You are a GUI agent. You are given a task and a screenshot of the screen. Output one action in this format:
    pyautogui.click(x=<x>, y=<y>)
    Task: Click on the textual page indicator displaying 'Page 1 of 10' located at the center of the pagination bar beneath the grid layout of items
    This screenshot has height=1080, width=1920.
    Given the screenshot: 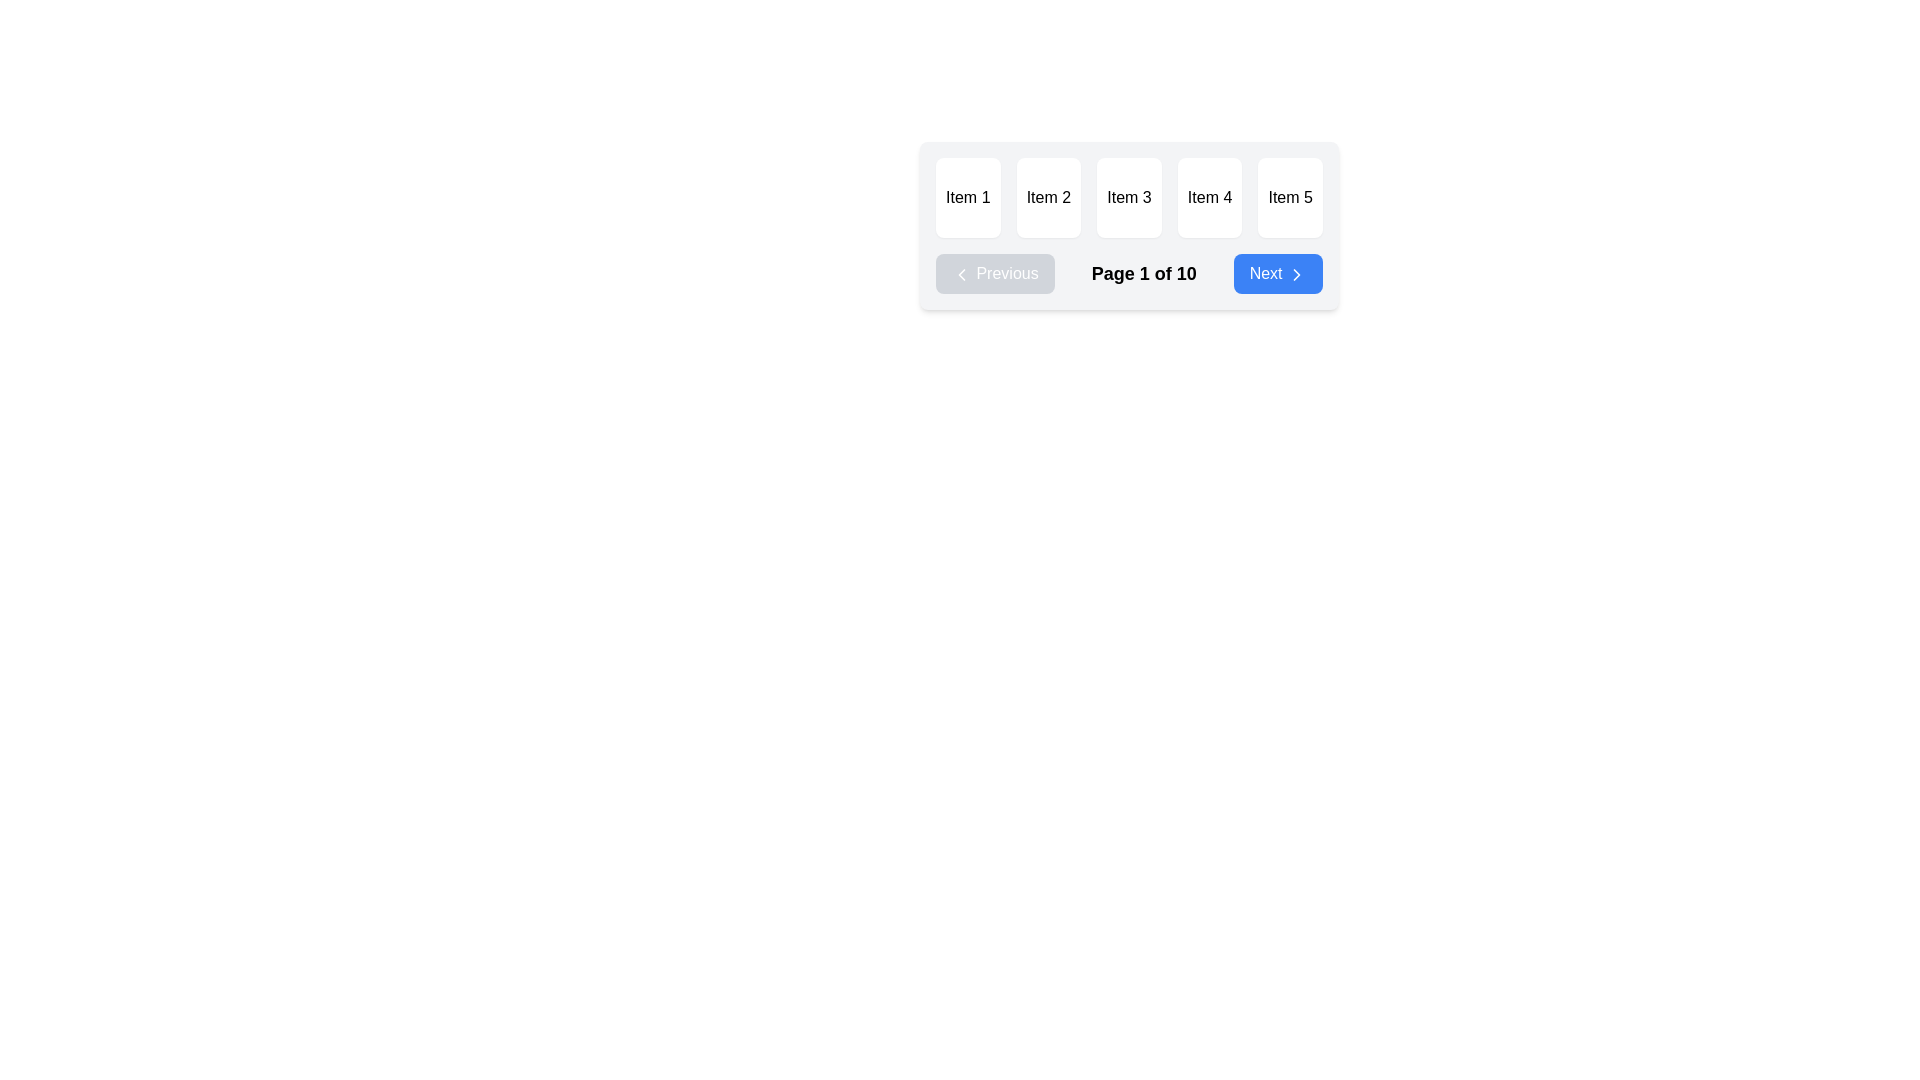 What is the action you would take?
    pyautogui.click(x=1129, y=273)
    